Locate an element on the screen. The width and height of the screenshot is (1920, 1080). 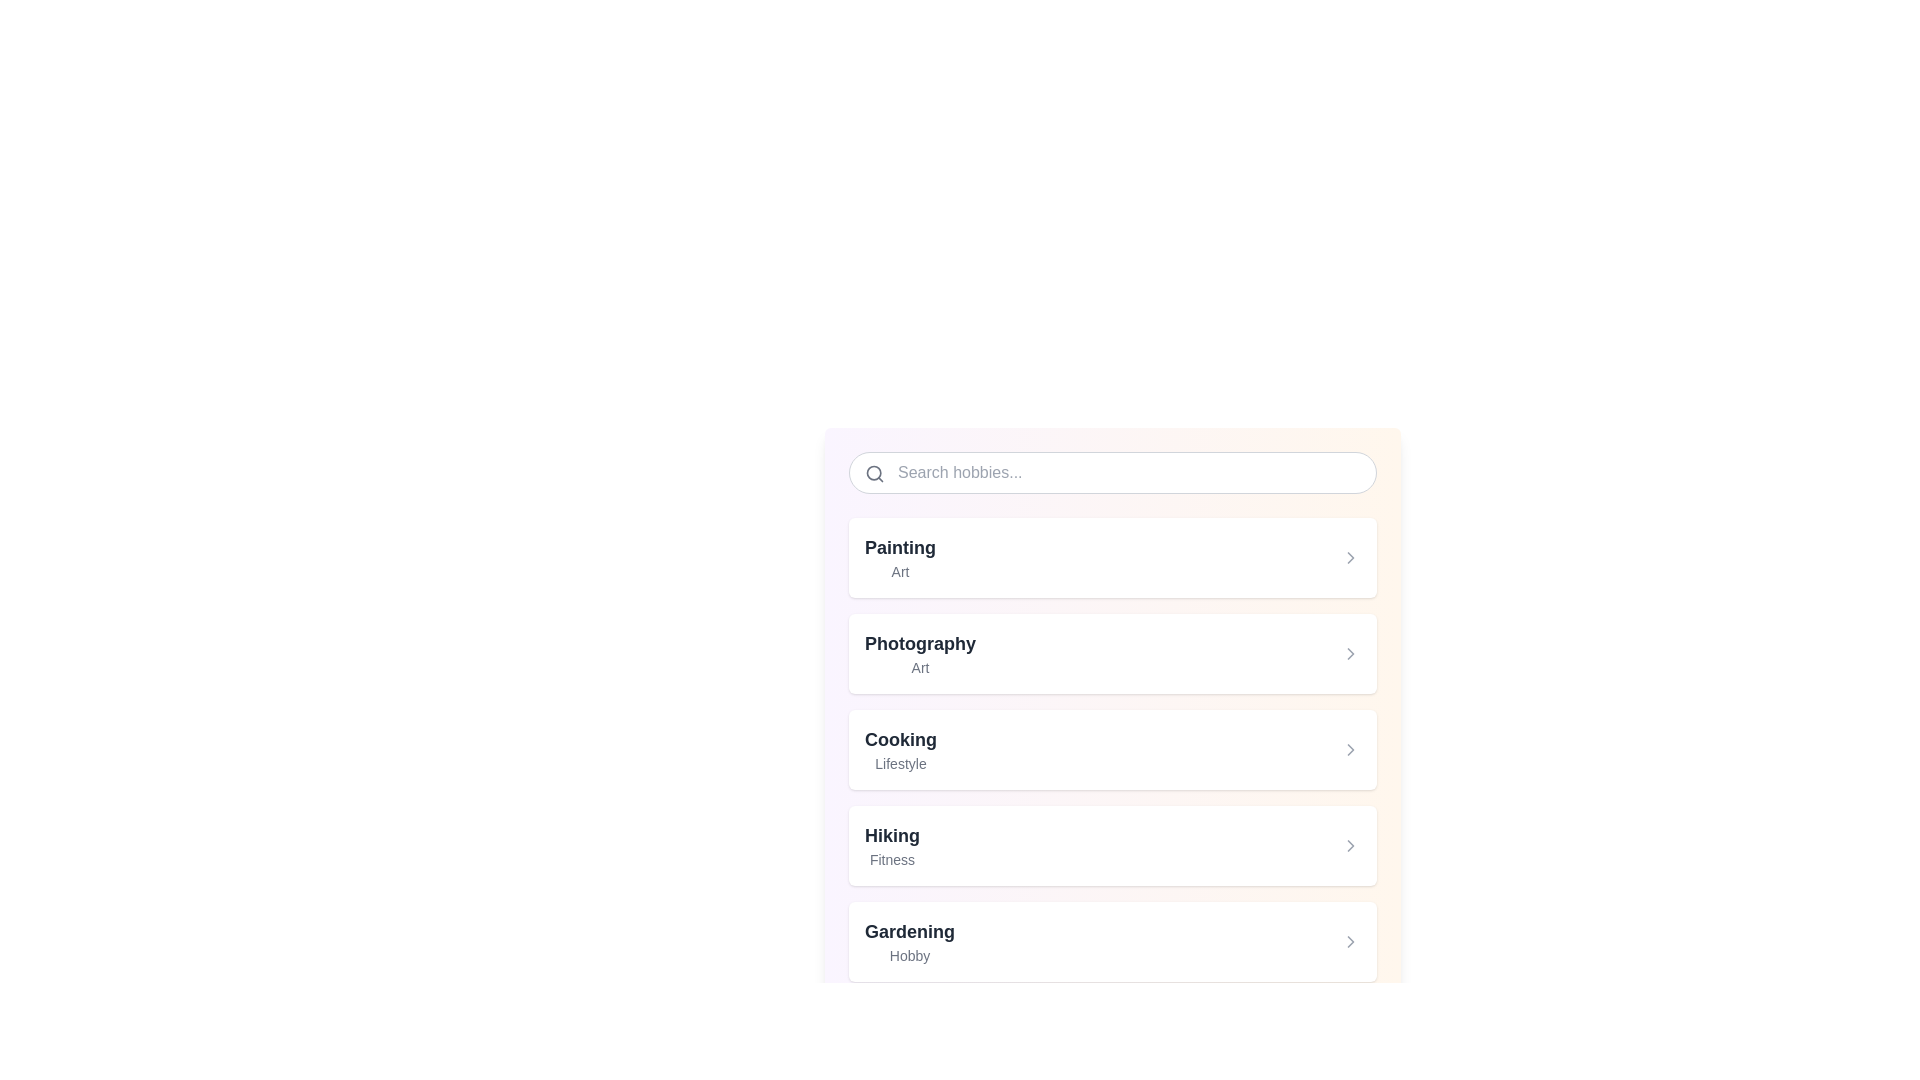
the second category card in the vertical list, which represents a selectable topic (e.g., Photography) is located at coordinates (1112, 654).